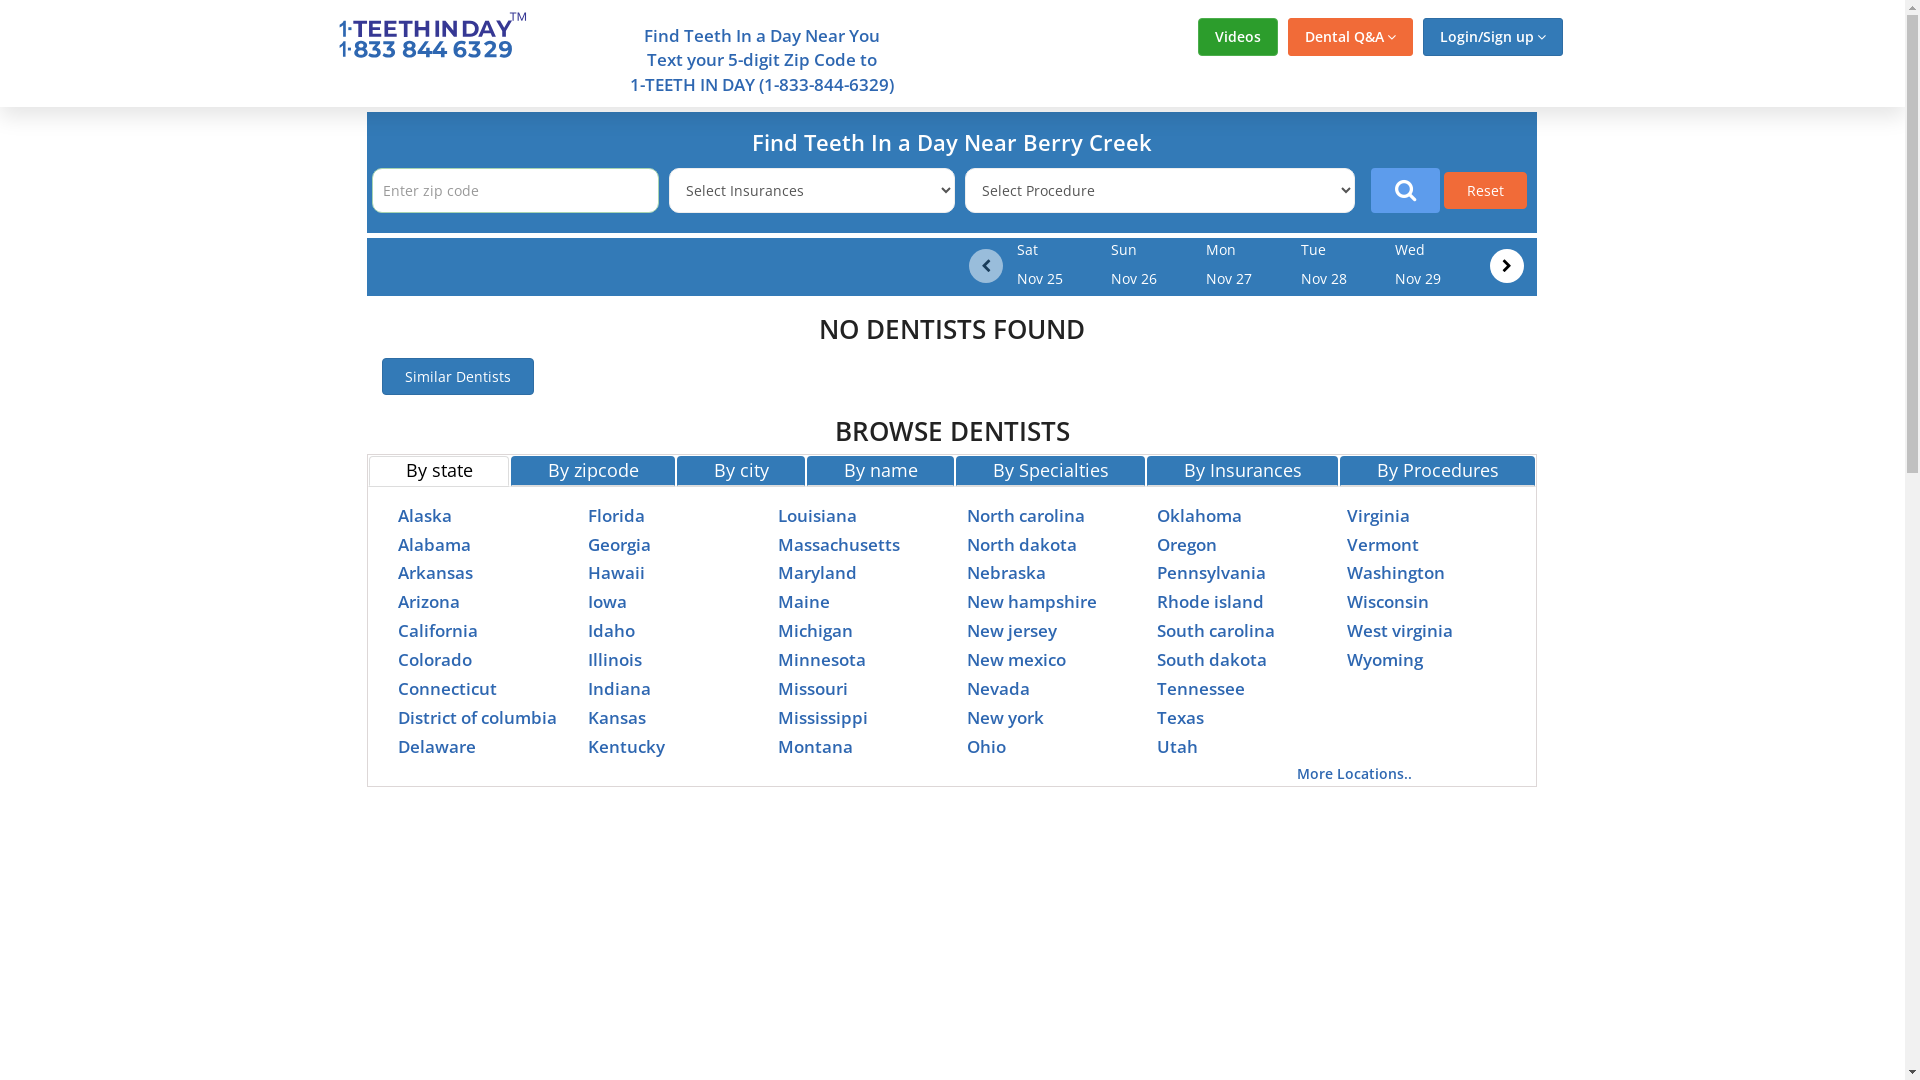 The width and height of the screenshot is (1920, 1080). I want to click on 'Delaware', so click(435, 746).